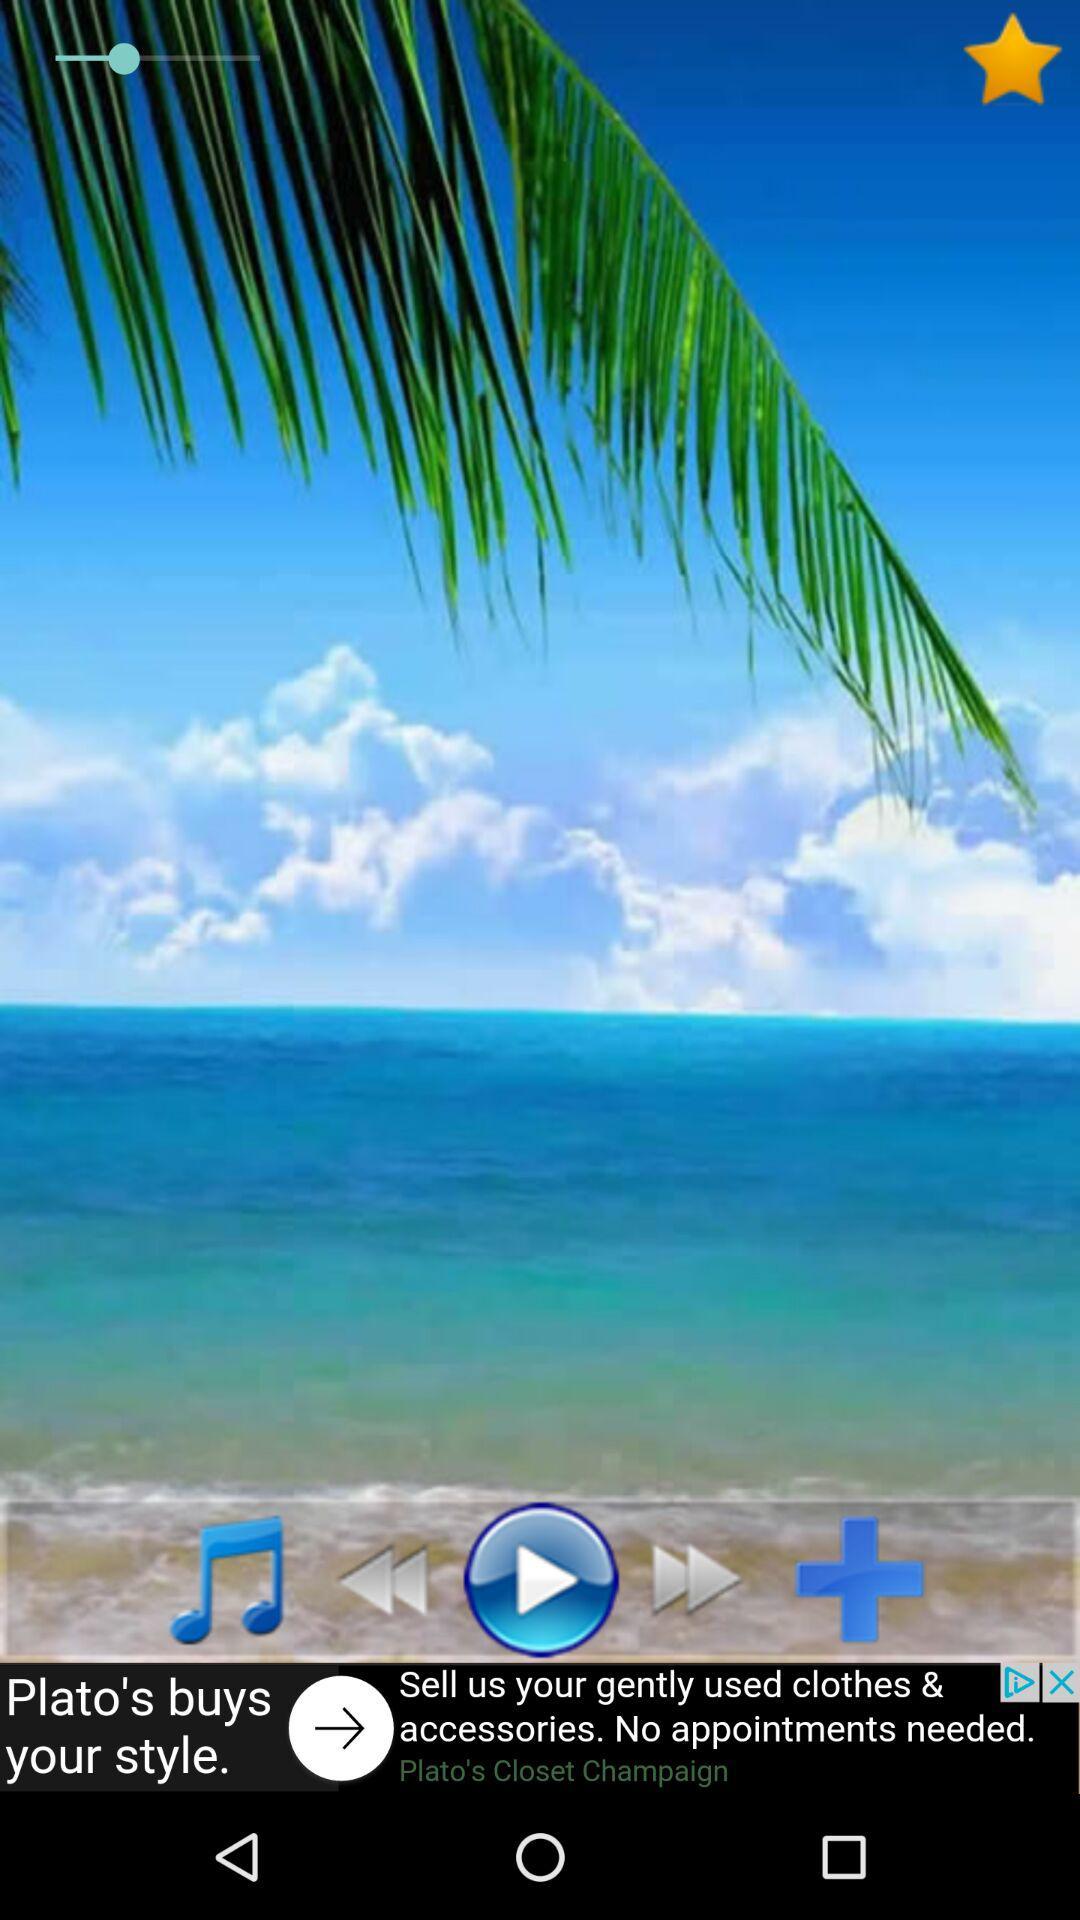  What do you see at coordinates (540, 1577) in the screenshot?
I see `the play icon` at bounding box center [540, 1577].